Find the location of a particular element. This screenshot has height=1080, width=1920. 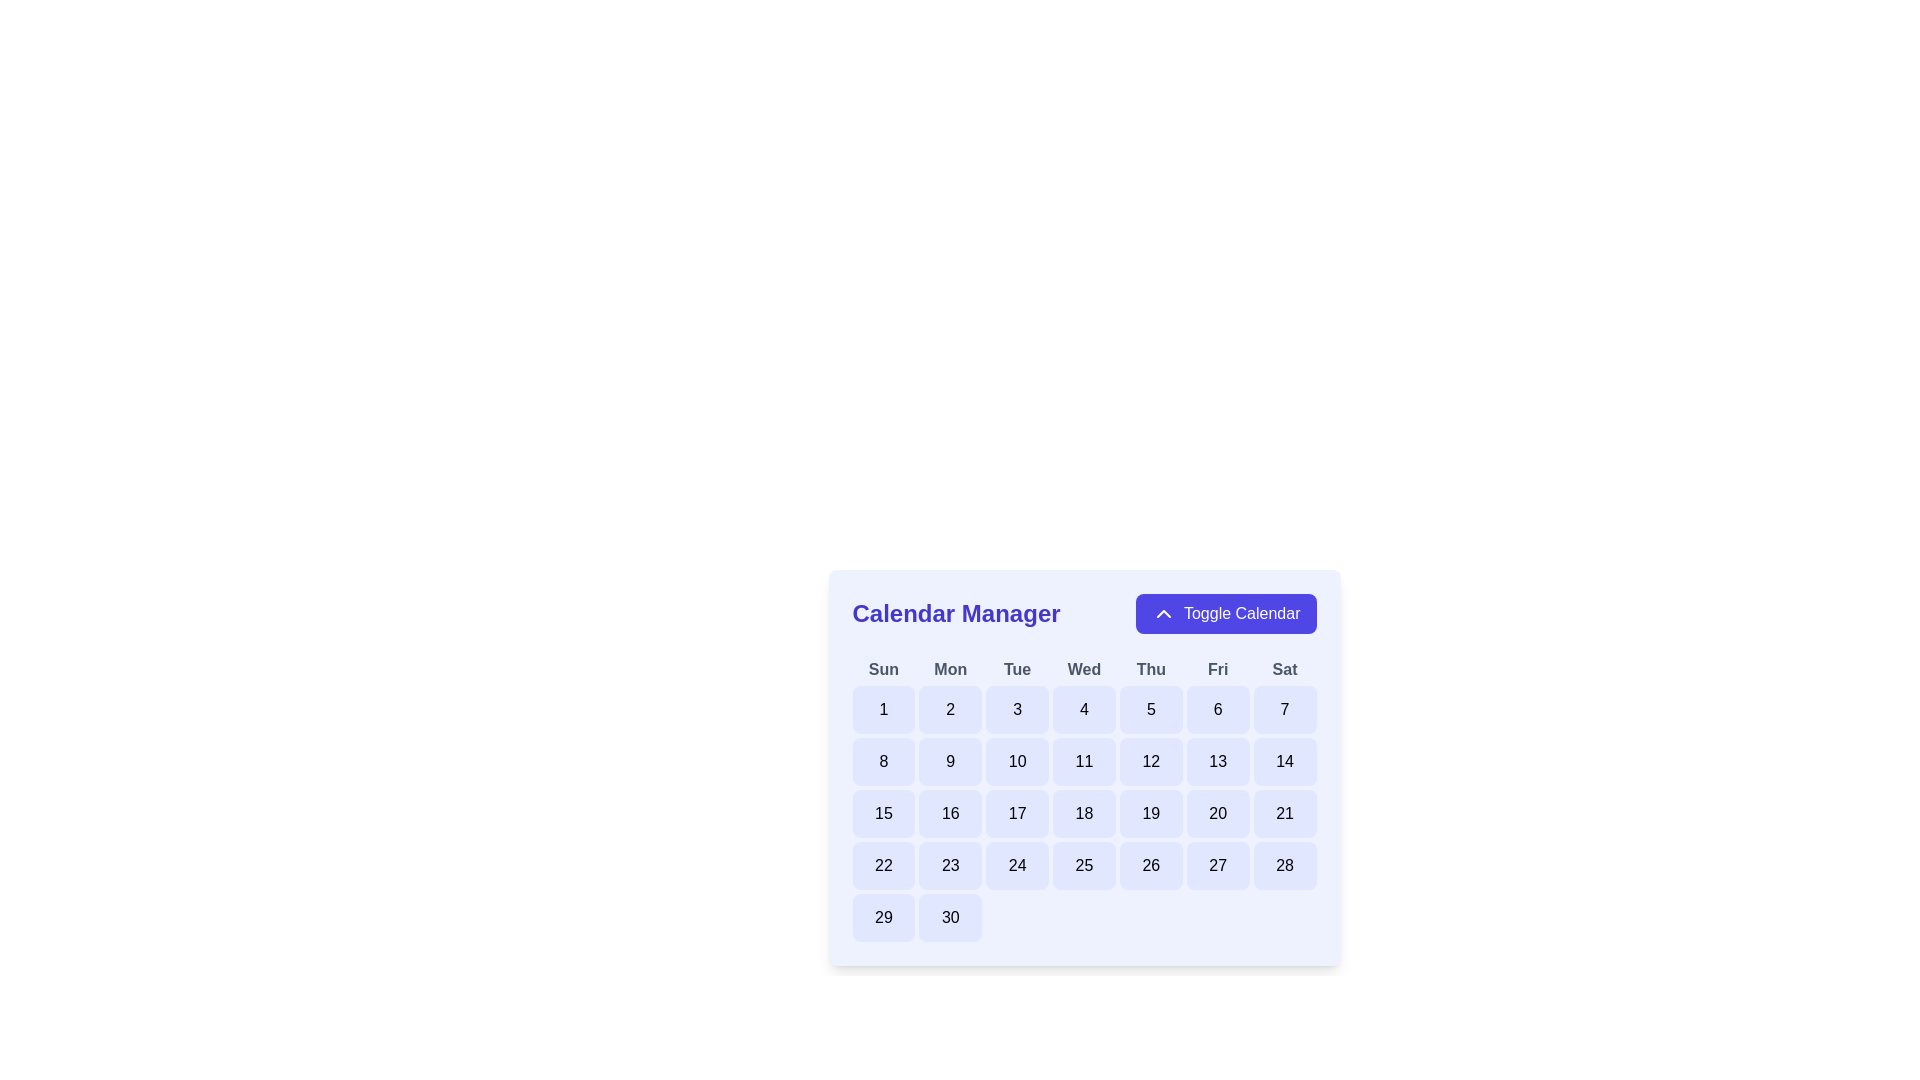

the button labeled '14' is located at coordinates (1285, 762).